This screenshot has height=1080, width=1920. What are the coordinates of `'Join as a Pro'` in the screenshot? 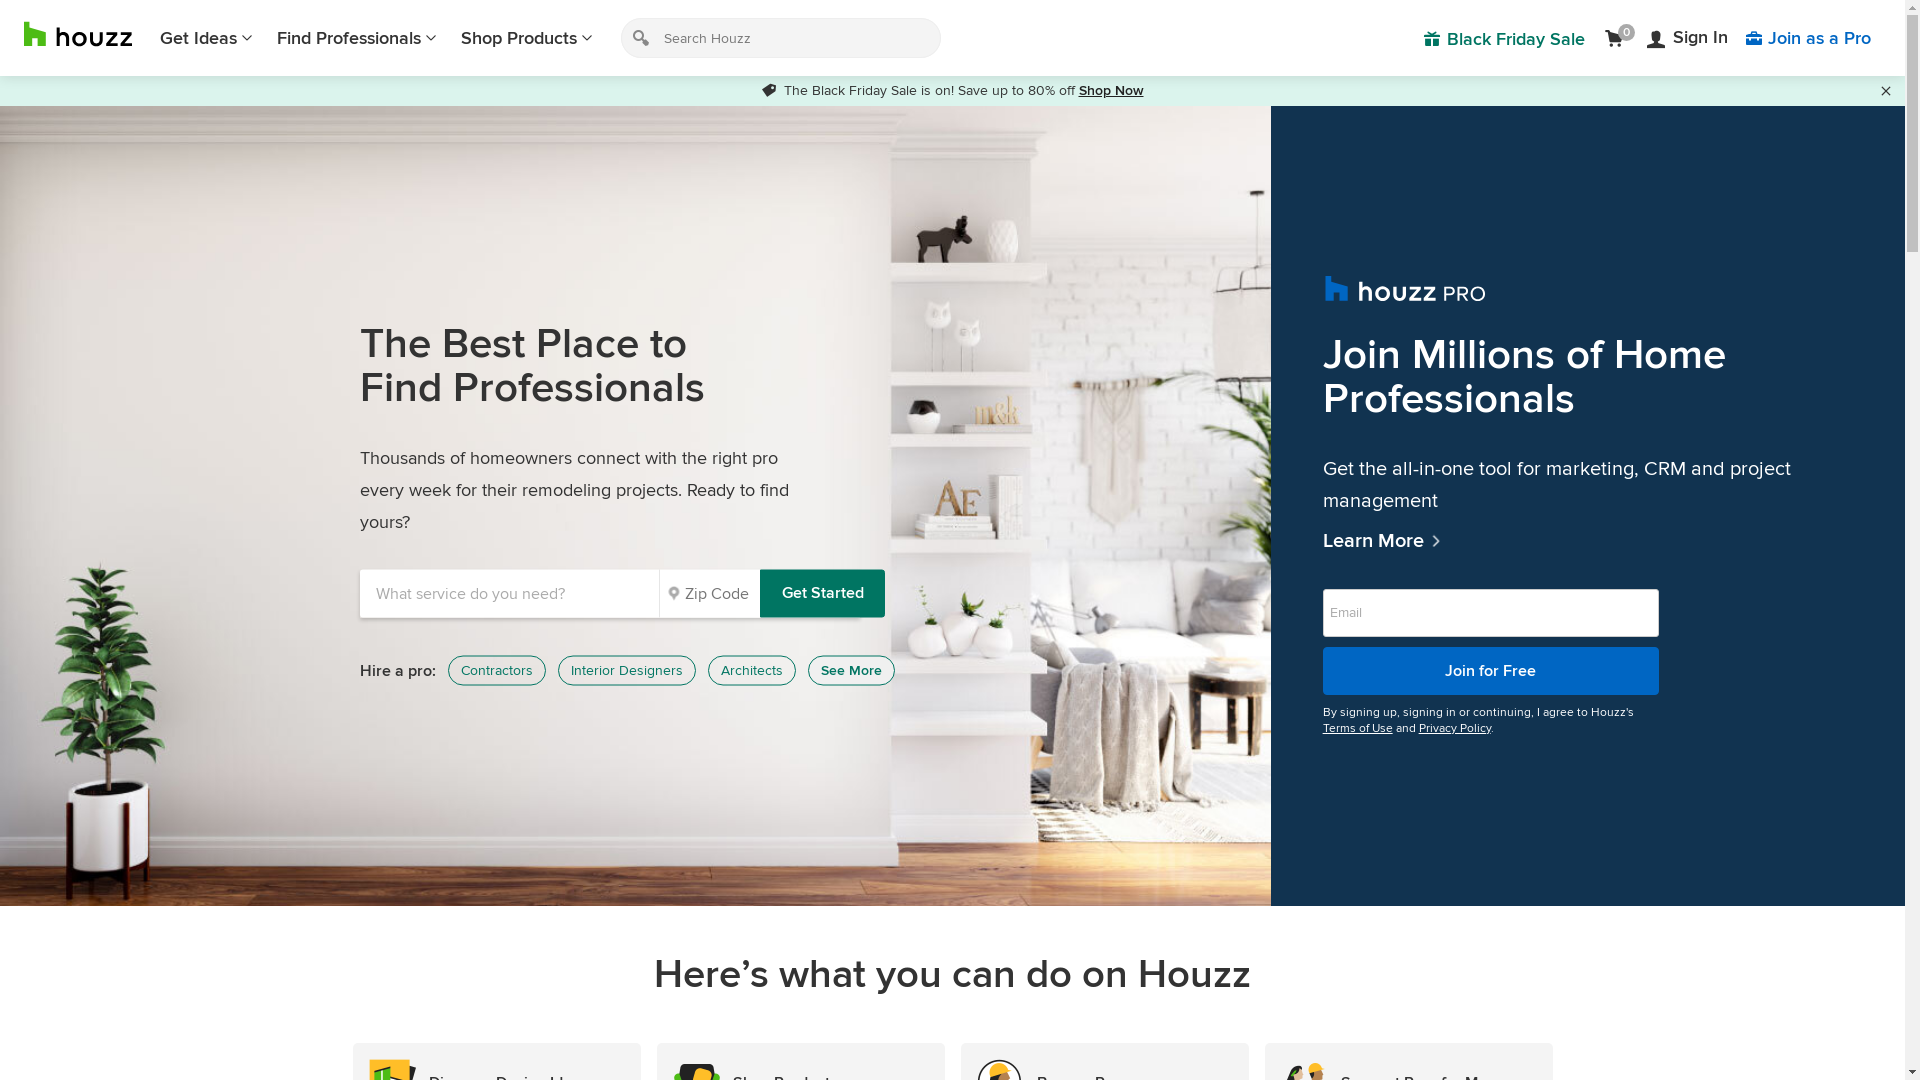 It's located at (1808, 37).